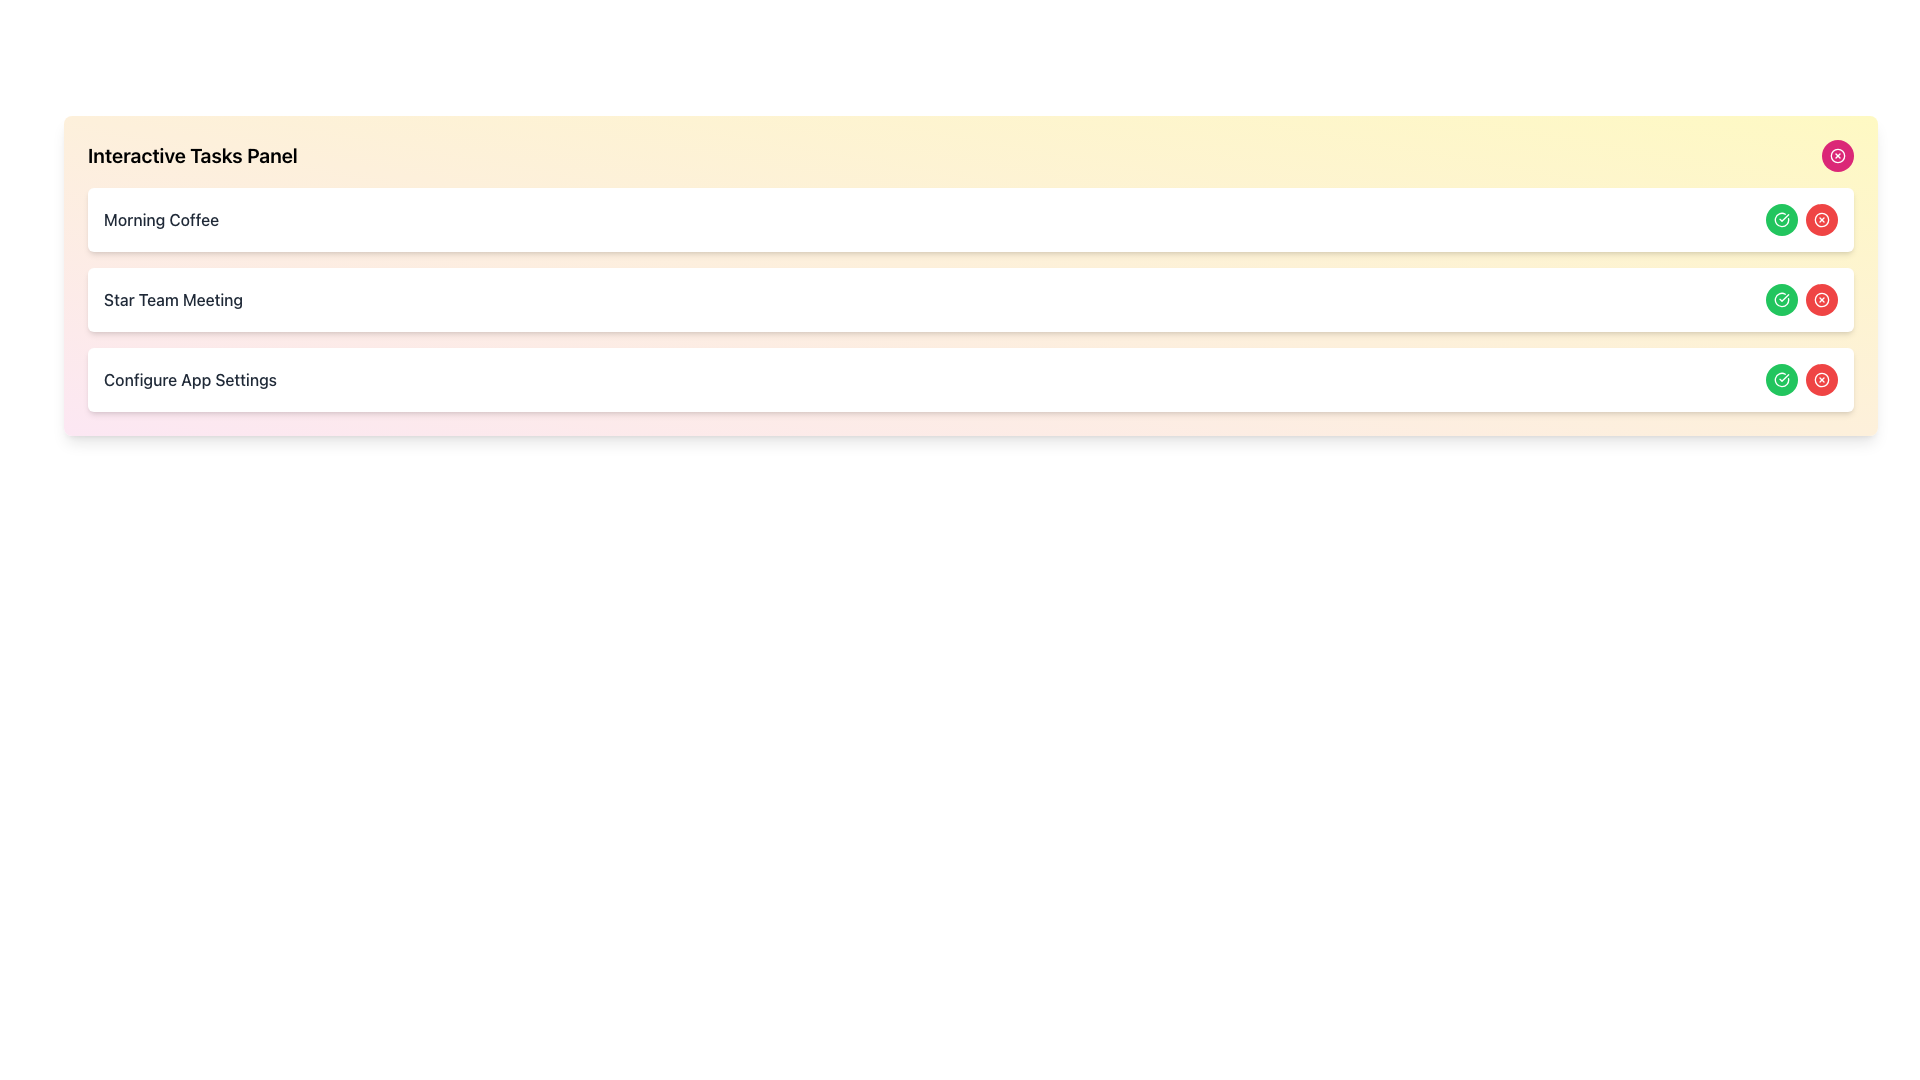 This screenshot has height=1080, width=1920. I want to click on the 'Star Team Meeting' text label, so click(173, 300).